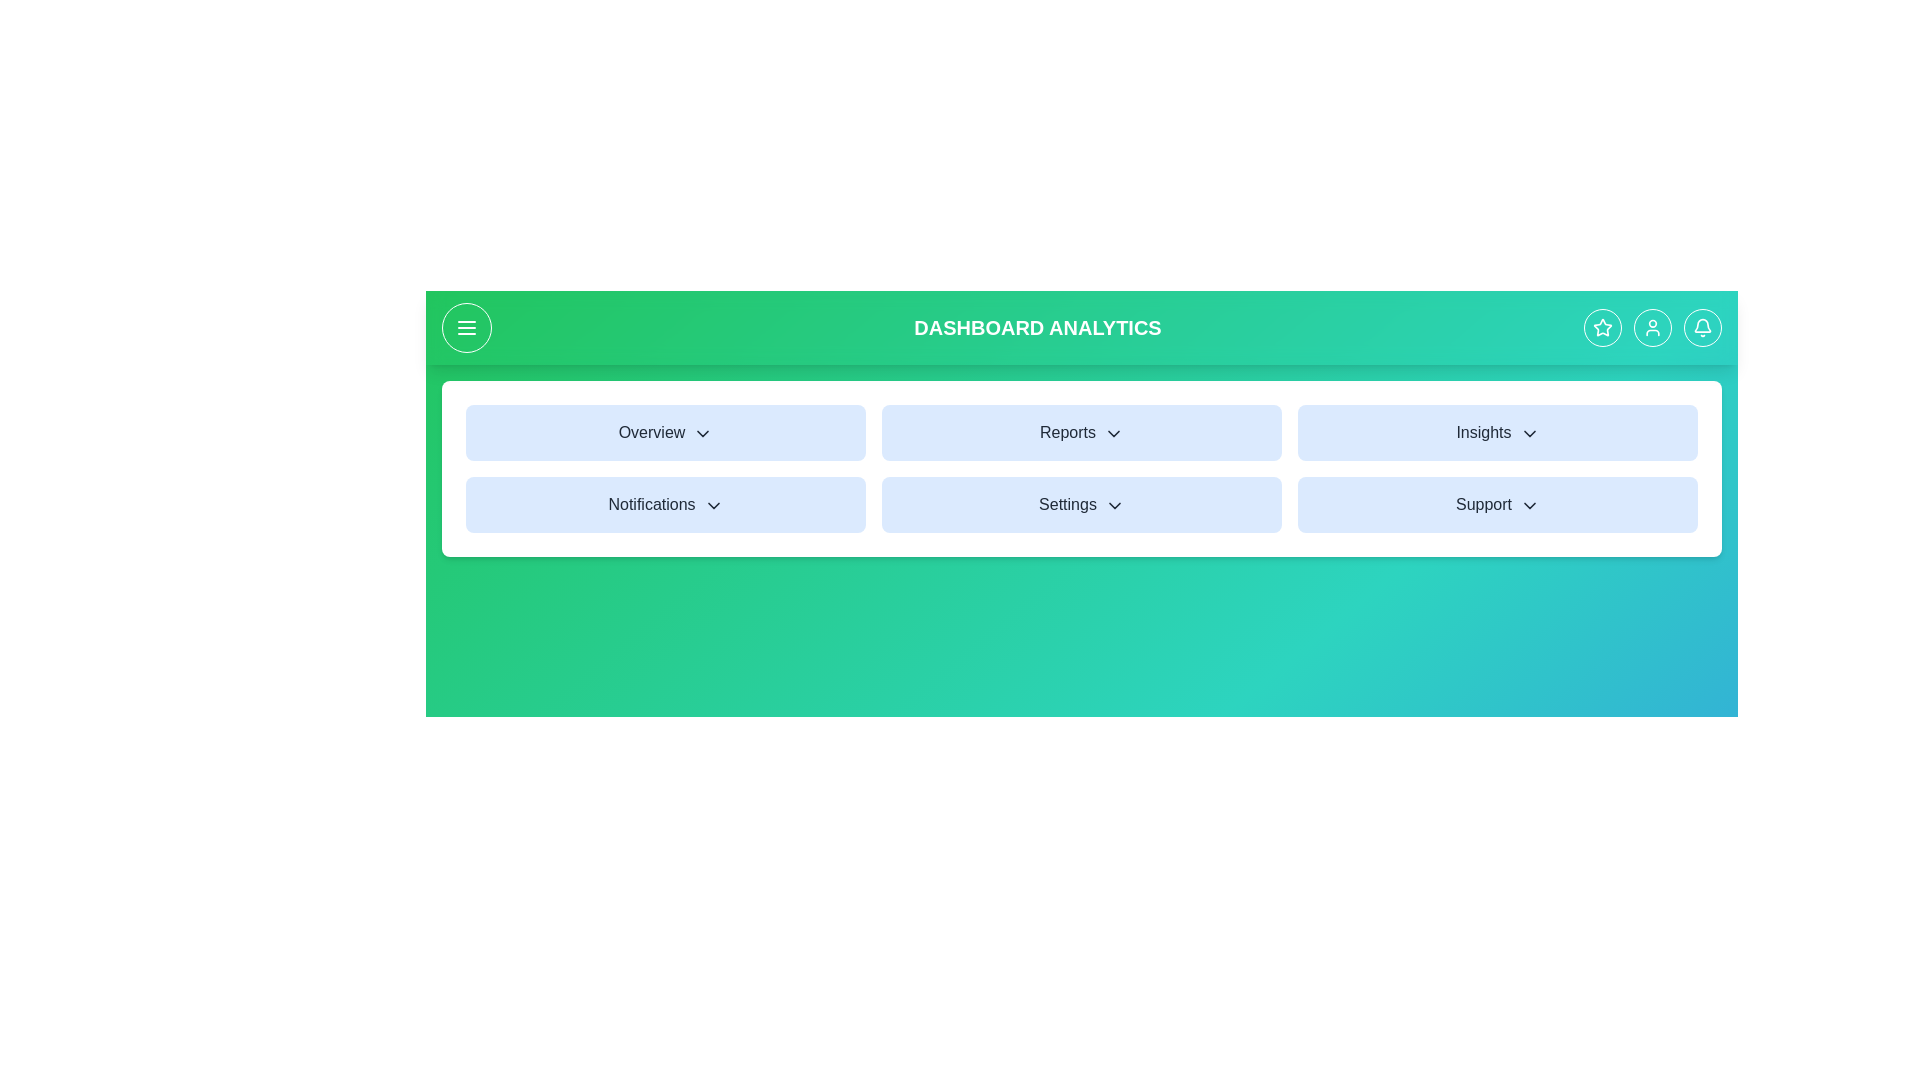 The width and height of the screenshot is (1920, 1080). I want to click on the Star icon in the top right corner, so click(1603, 326).